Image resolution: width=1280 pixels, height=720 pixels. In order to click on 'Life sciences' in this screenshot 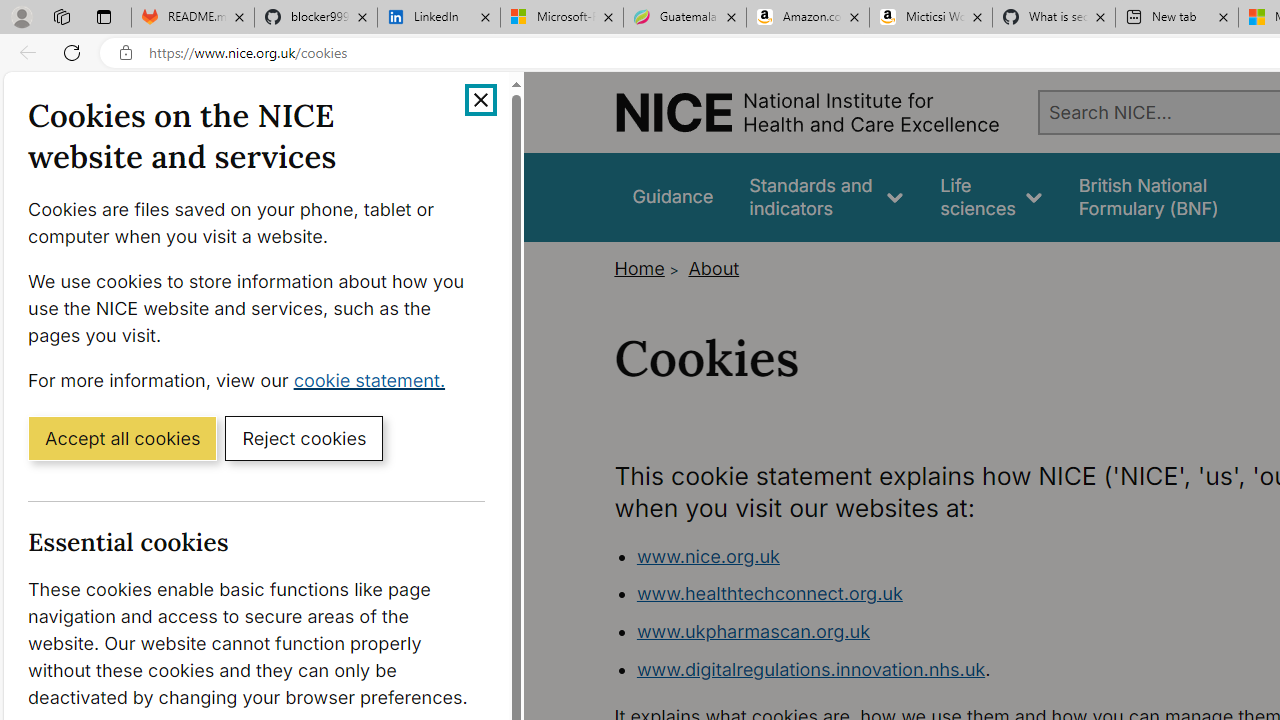, I will do `click(991, 197)`.